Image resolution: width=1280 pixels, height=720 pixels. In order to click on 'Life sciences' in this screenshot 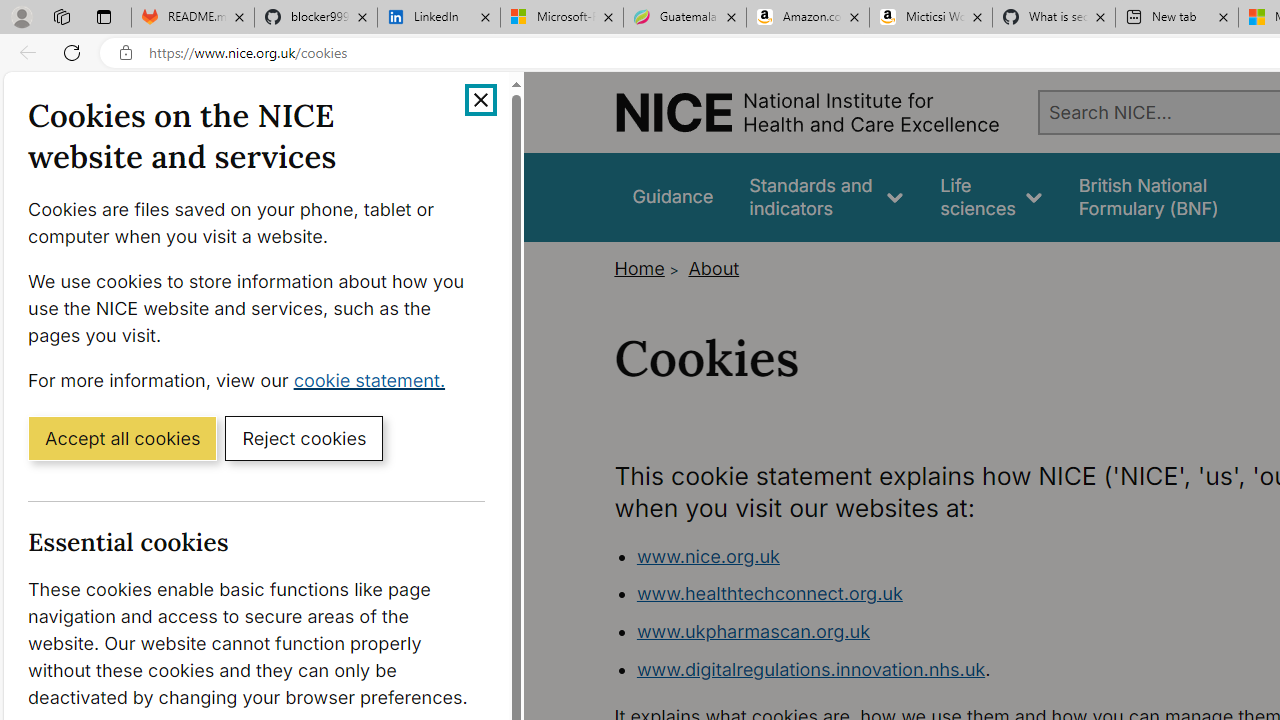, I will do `click(991, 197)`.